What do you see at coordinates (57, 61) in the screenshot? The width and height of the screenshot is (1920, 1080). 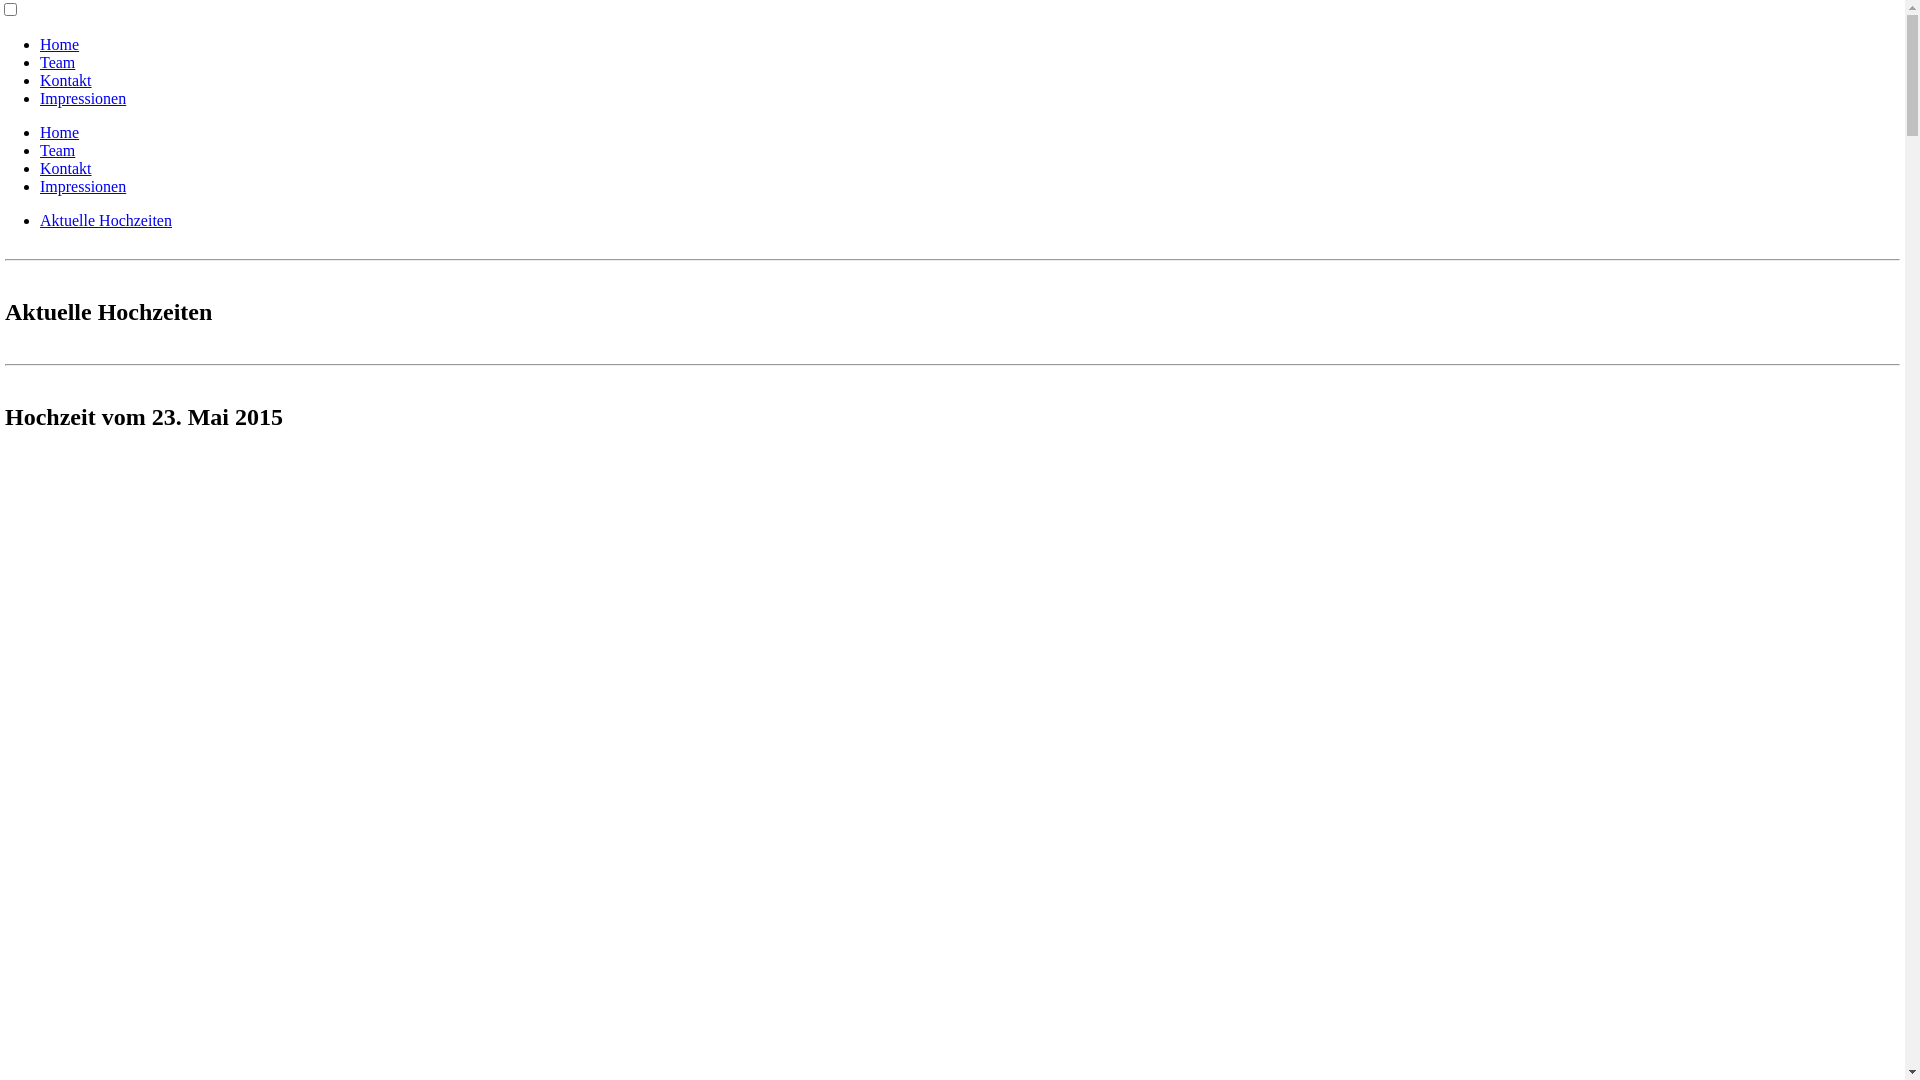 I see `'Team'` at bounding box center [57, 61].